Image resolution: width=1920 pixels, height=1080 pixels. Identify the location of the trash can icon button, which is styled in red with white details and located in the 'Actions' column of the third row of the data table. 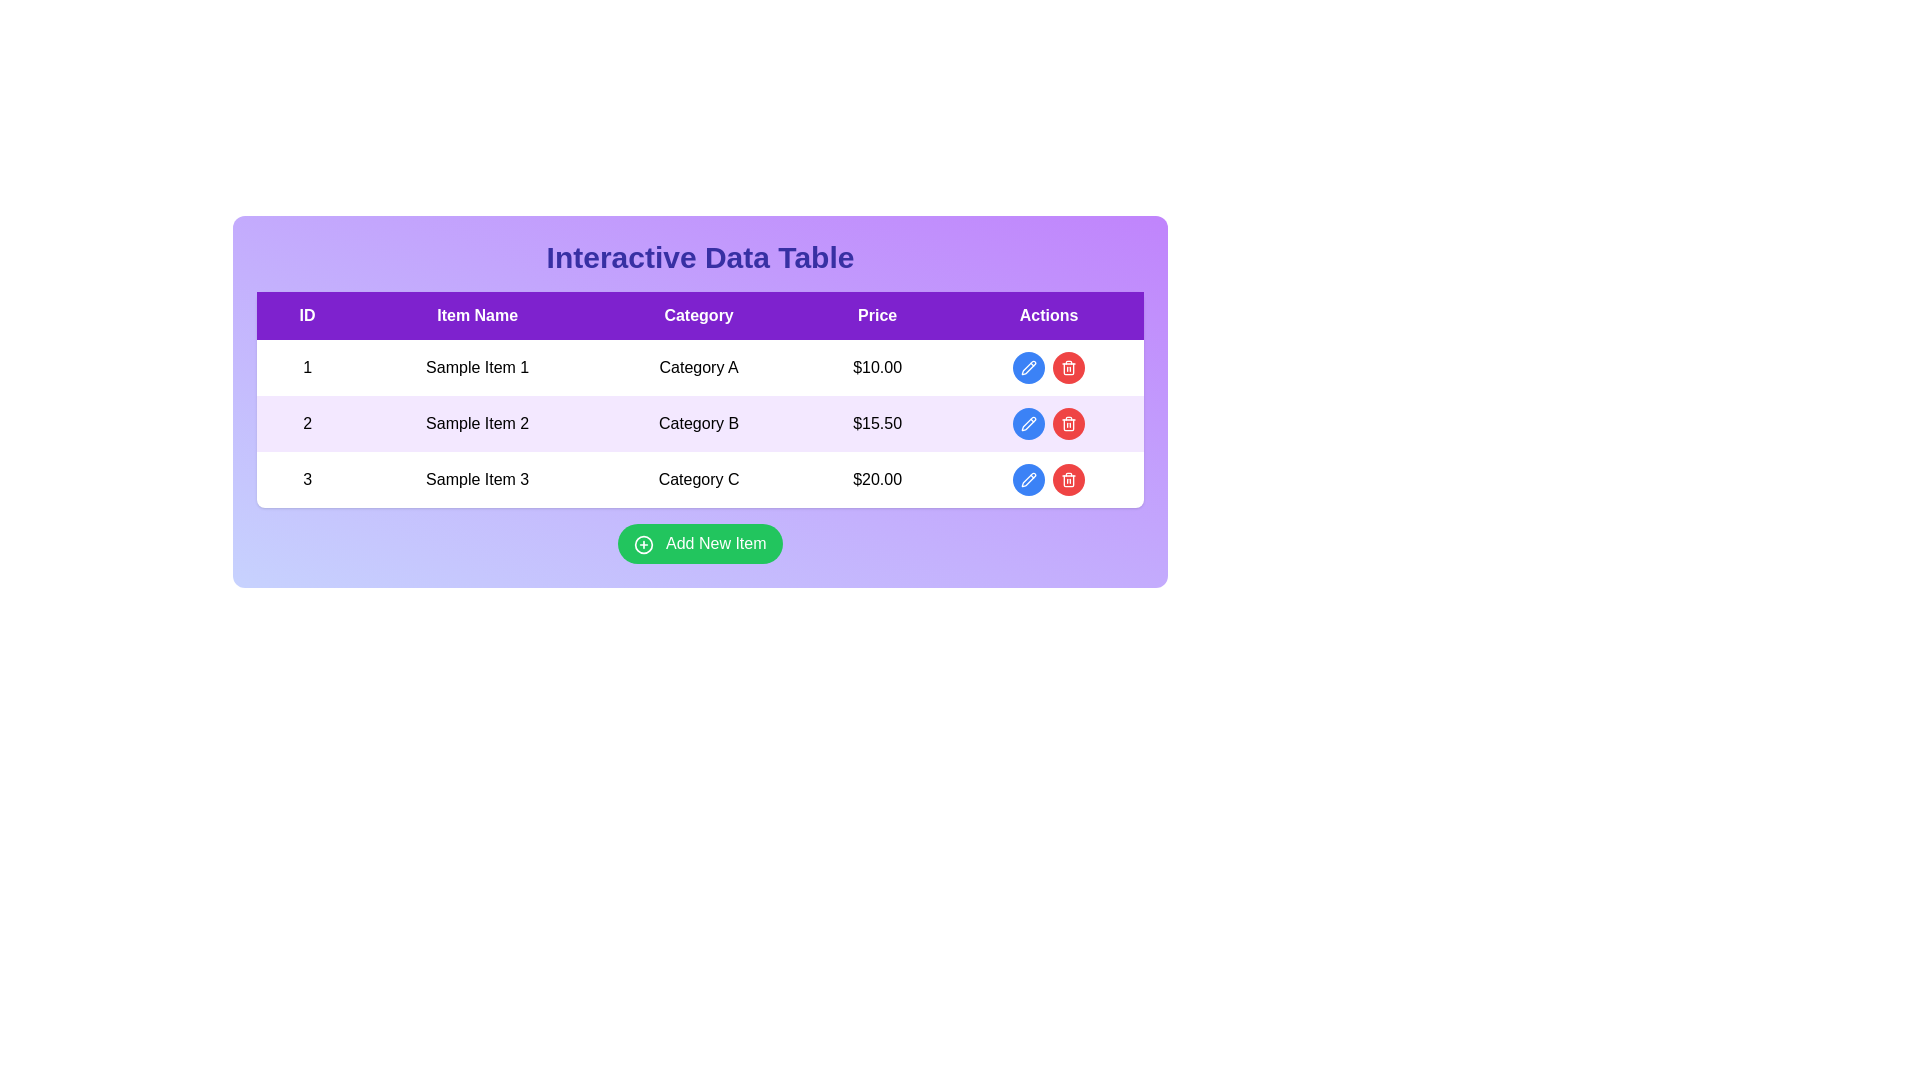
(1068, 367).